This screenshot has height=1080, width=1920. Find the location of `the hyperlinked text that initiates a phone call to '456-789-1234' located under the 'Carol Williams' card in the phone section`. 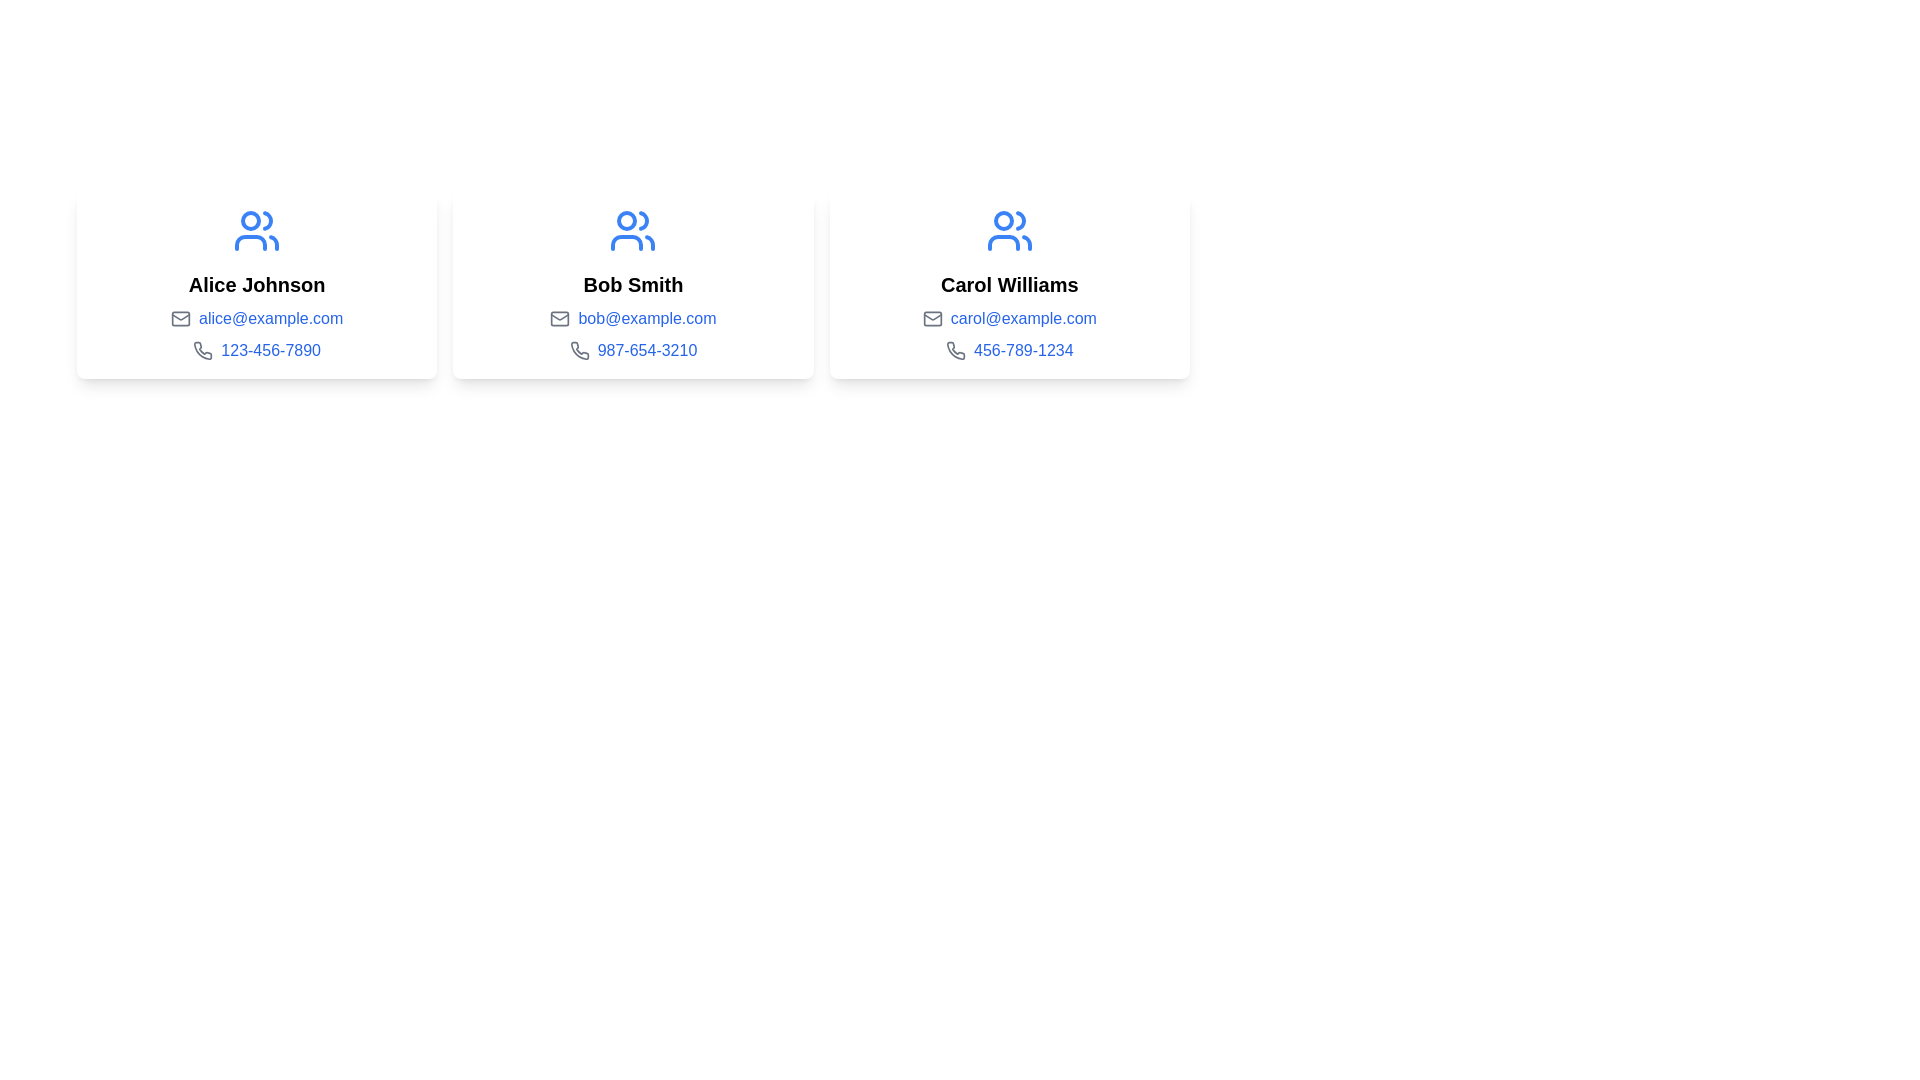

the hyperlinked text that initiates a phone call to '456-789-1234' located under the 'Carol Williams' card in the phone section is located at coordinates (1023, 350).